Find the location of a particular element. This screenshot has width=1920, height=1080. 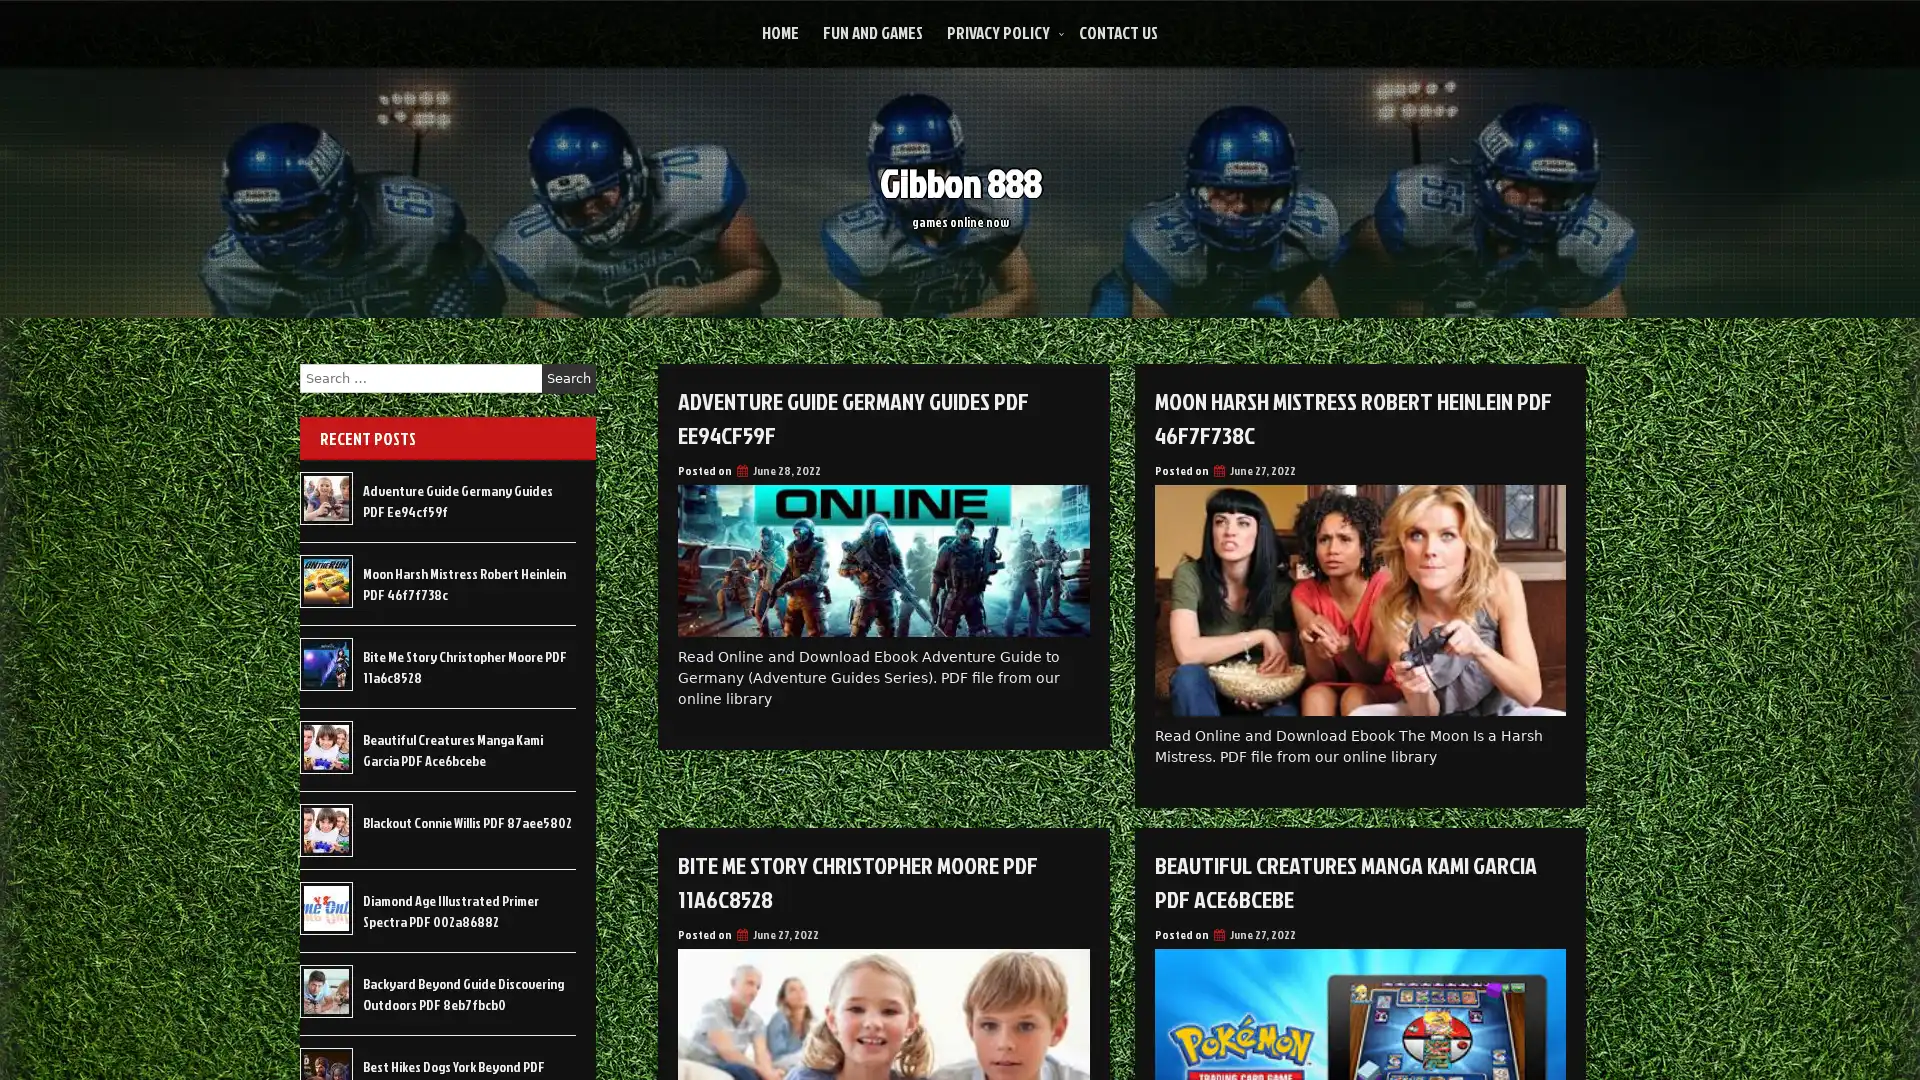

Search is located at coordinates (568, 378).